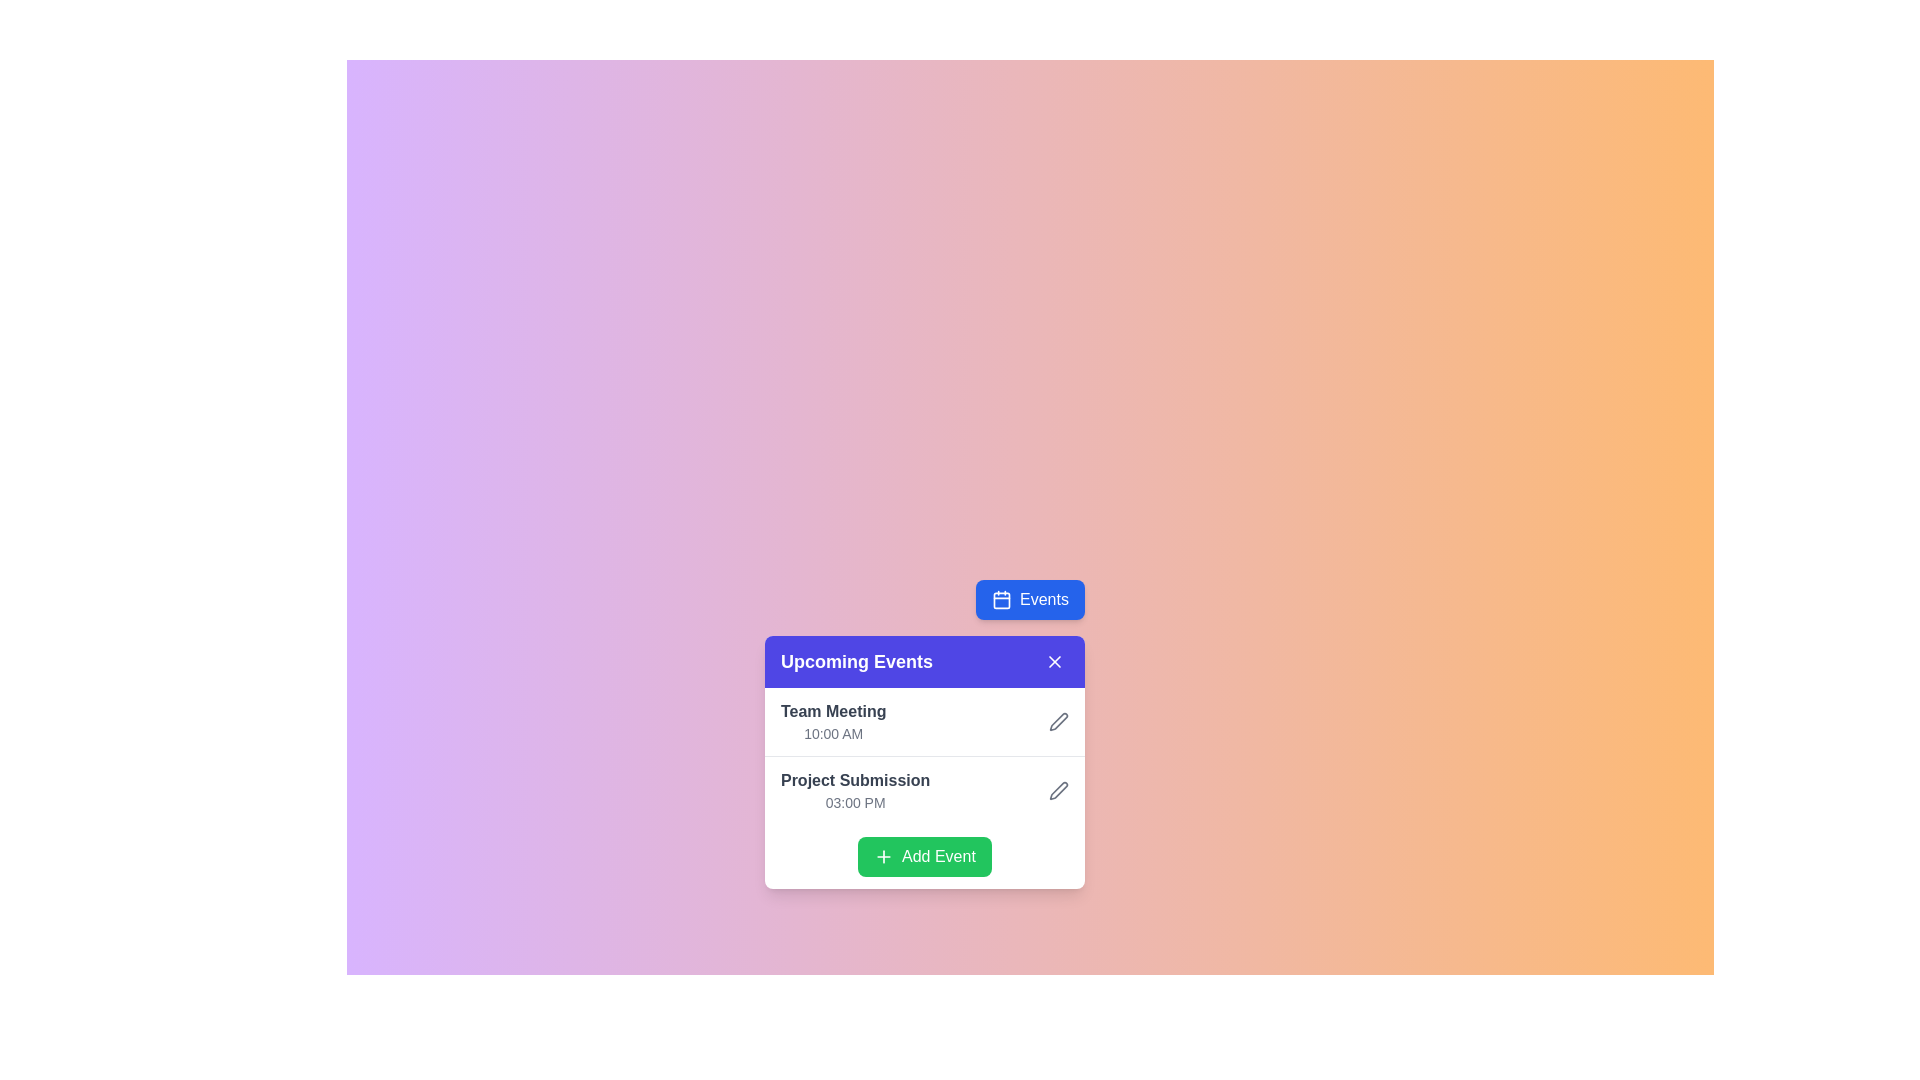 The image size is (1920, 1080). What do you see at coordinates (923, 662) in the screenshot?
I see `section title 'Upcoming Events' from the header bar with a purple background and white text, which includes a close button on the right` at bounding box center [923, 662].